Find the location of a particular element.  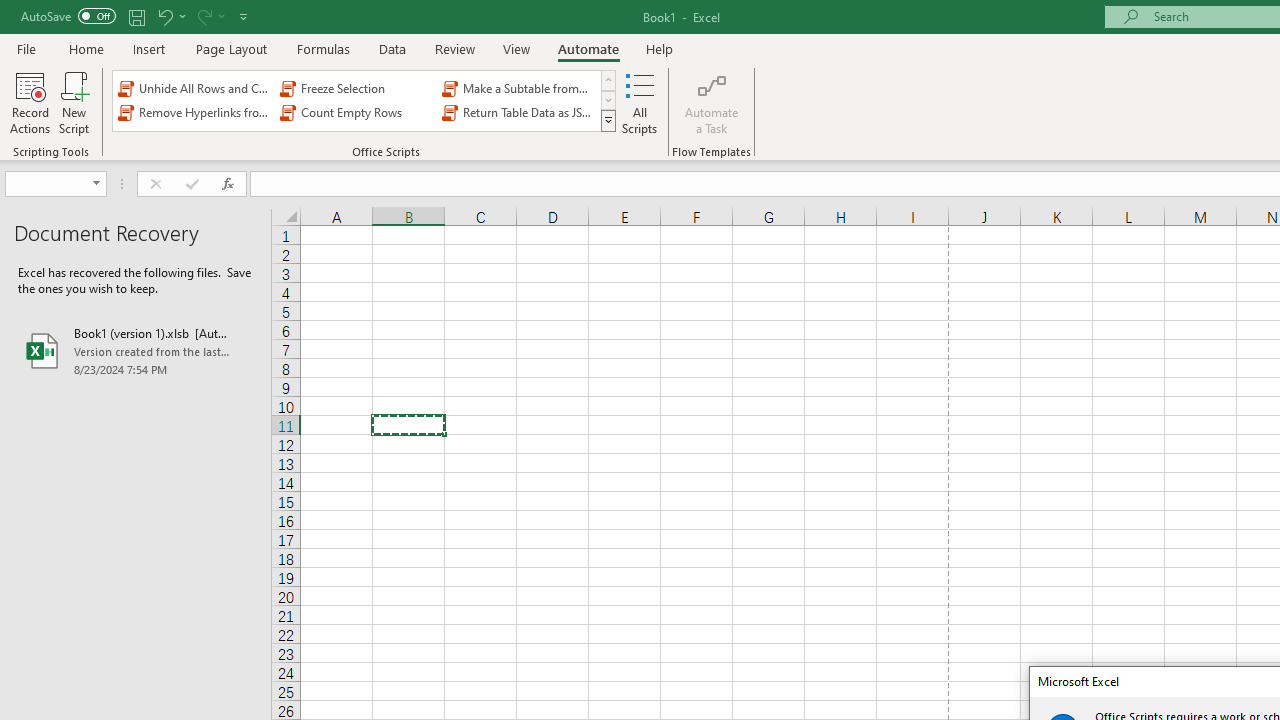

'Unhide All Rows and Columns' is located at coordinates (195, 87).